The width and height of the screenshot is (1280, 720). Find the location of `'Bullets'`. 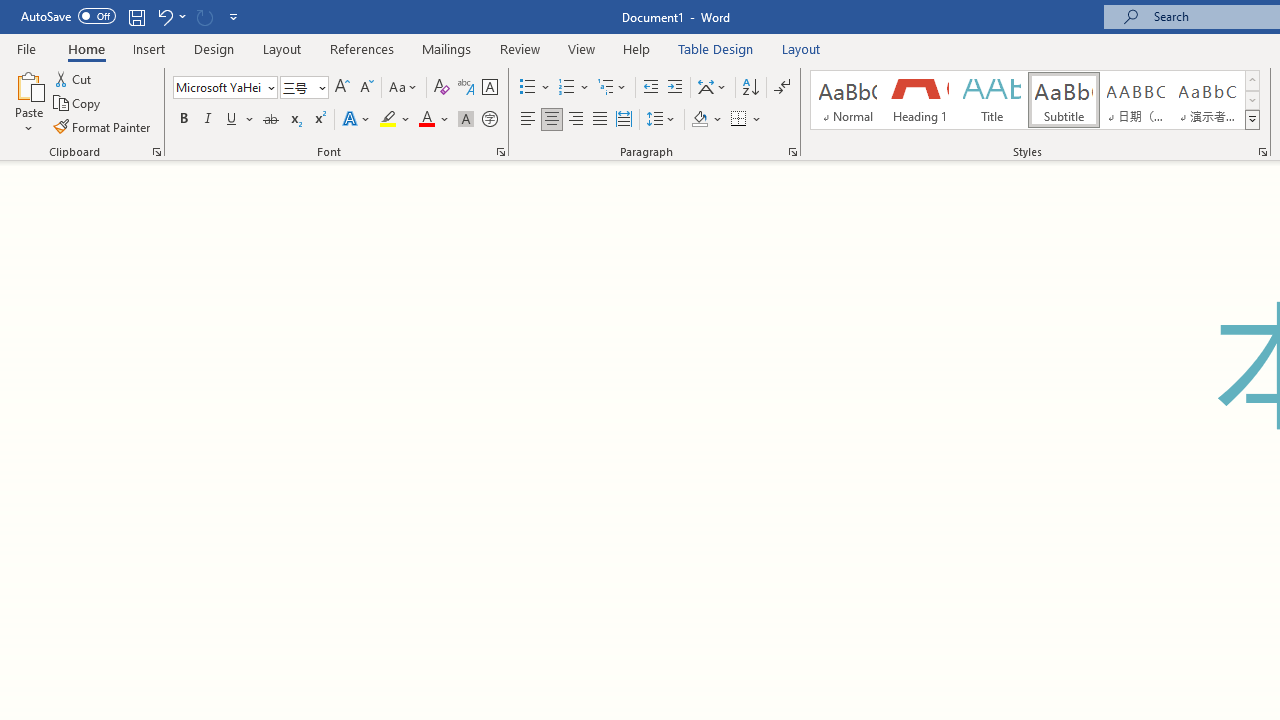

'Bullets' is located at coordinates (535, 86).